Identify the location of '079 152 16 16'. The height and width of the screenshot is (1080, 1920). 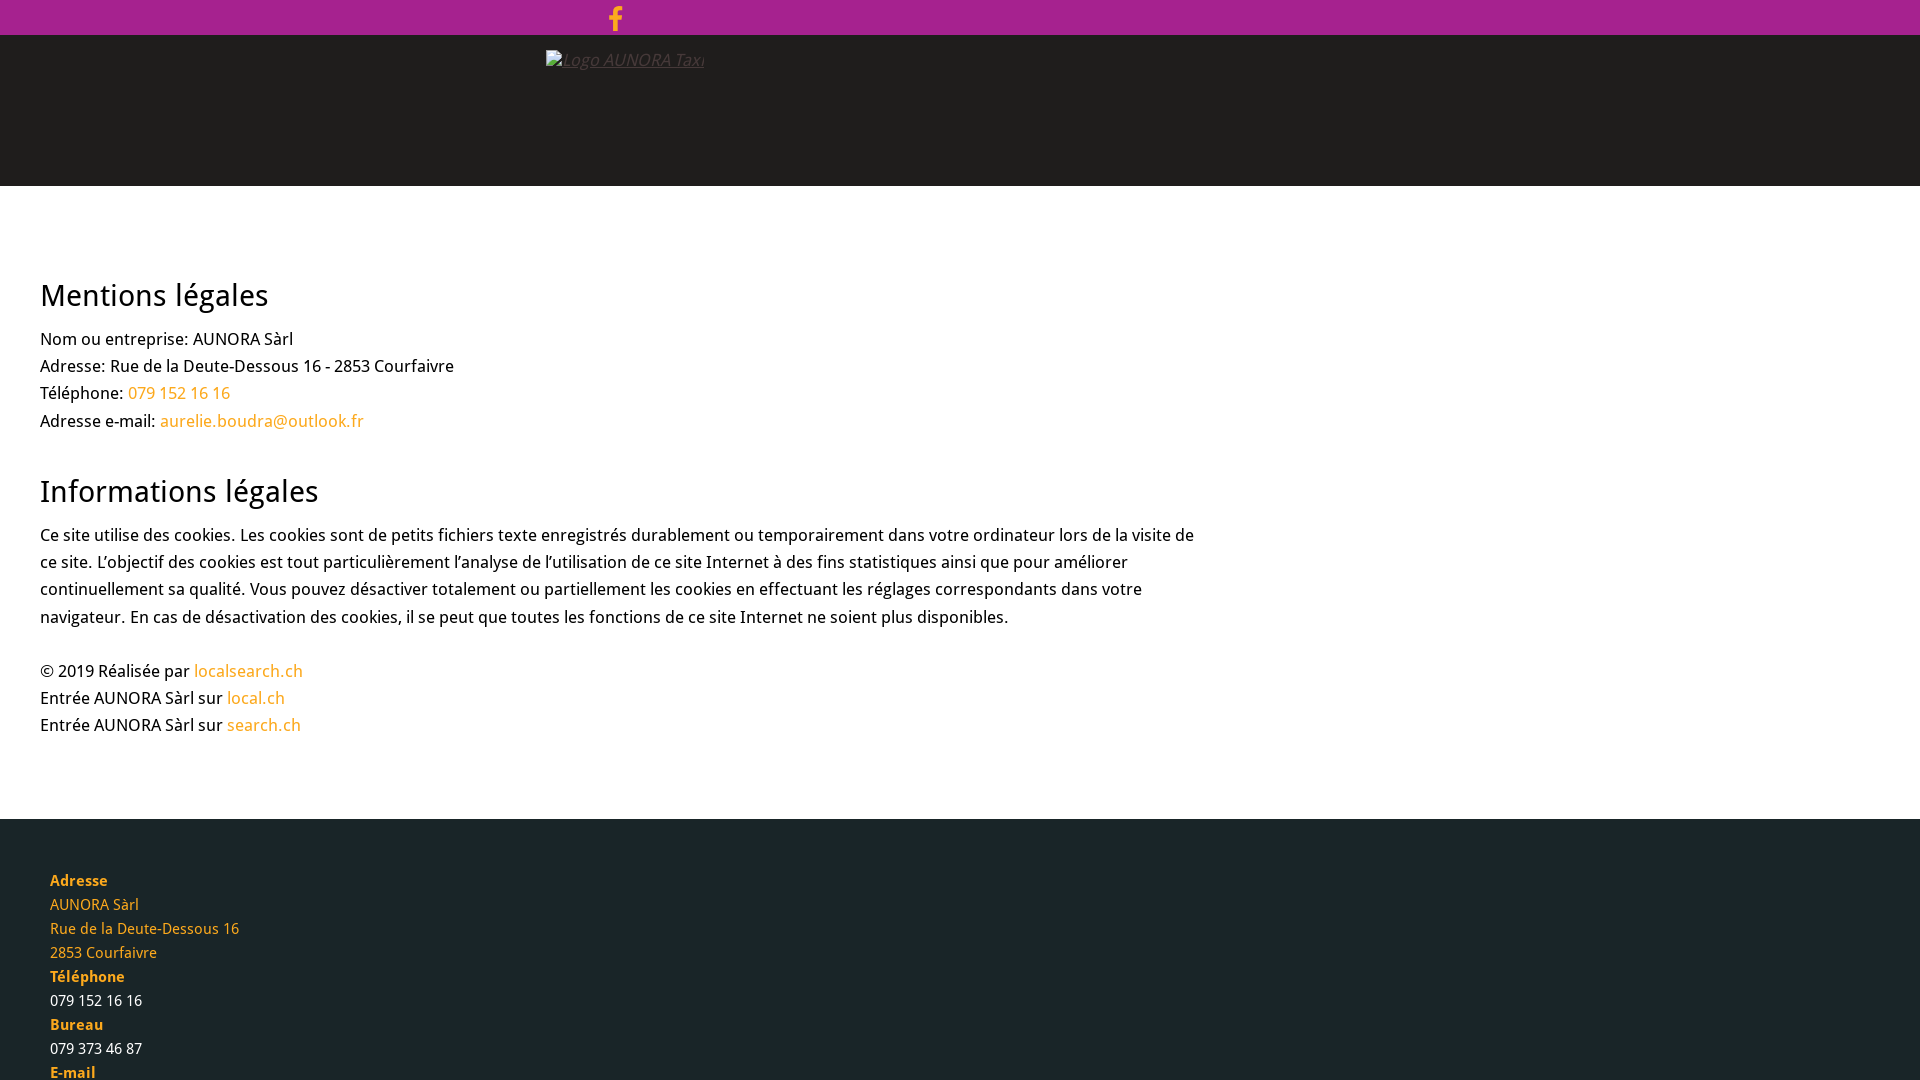
(178, 393).